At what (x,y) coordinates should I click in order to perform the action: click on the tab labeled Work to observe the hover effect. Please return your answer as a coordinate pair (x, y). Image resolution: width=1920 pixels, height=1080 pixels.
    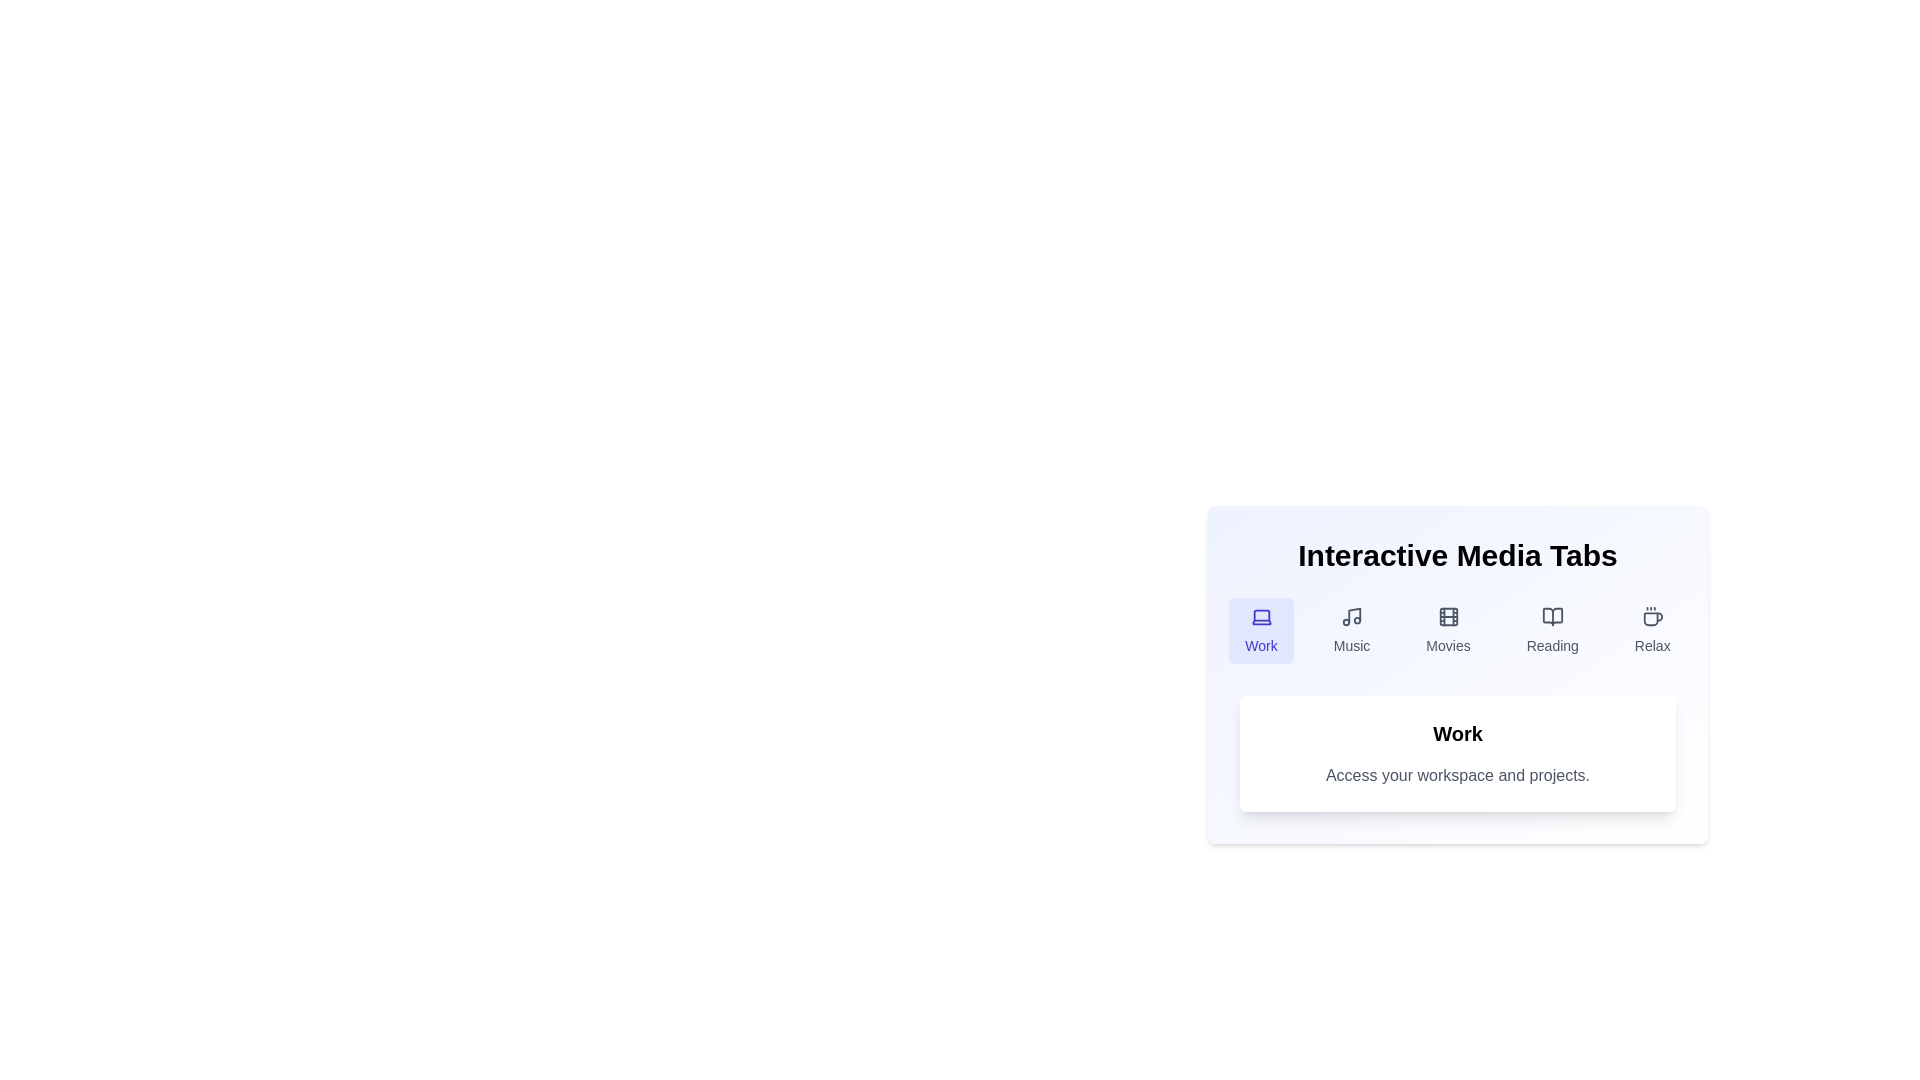
    Looking at the image, I should click on (1260, 631).